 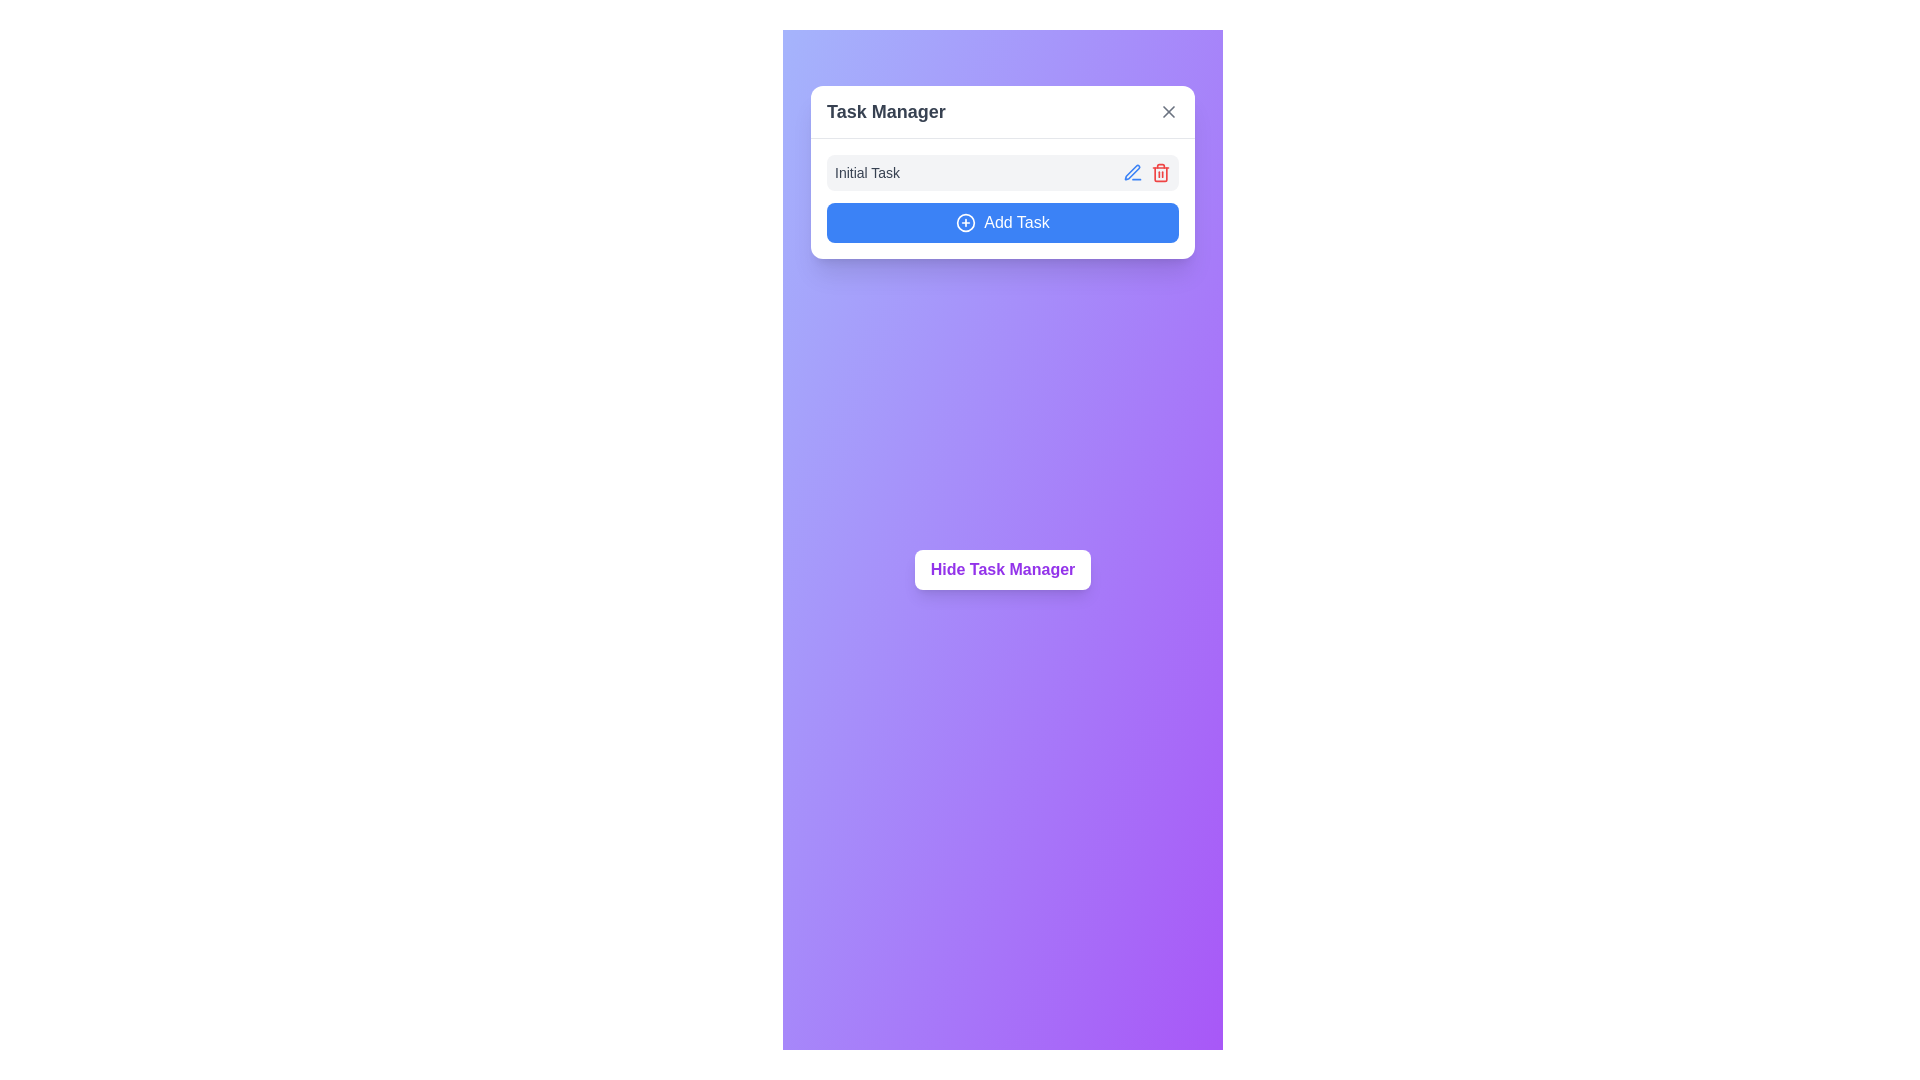 I want to click on the delete button located to the right of the blue pen icon within the task manager box, so click(x=1161, y=172).